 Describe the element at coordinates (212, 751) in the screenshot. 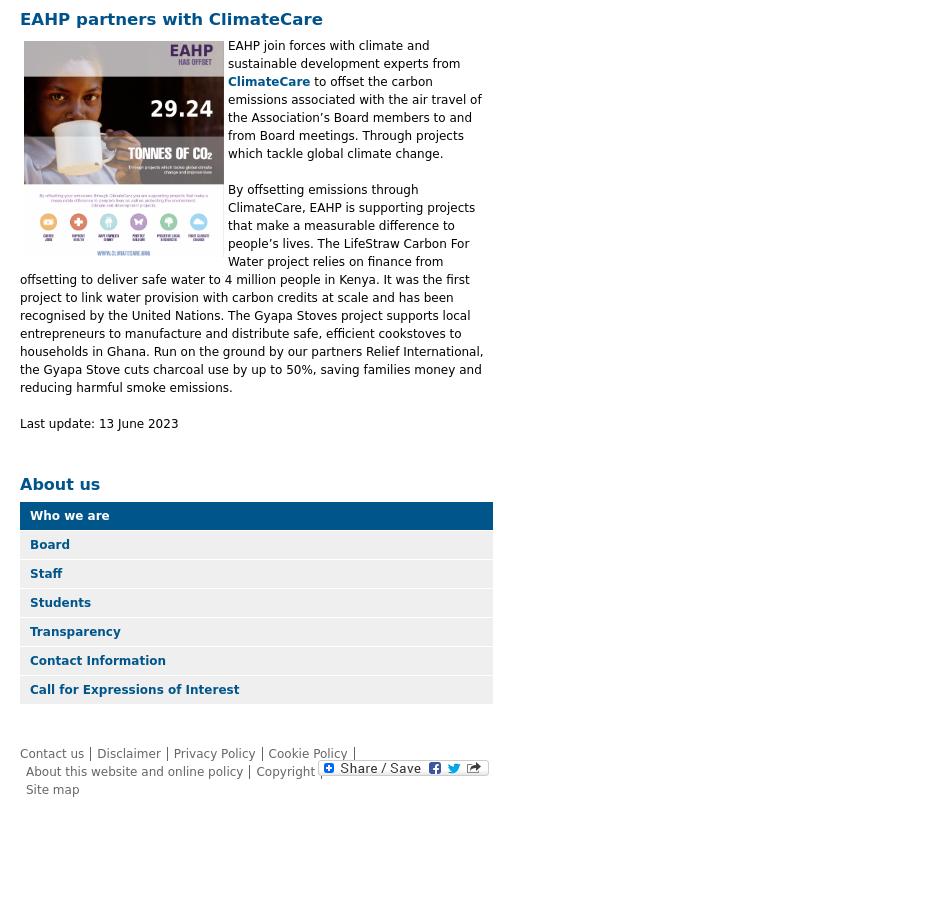

I see `'Privacy Policy'` at that location.